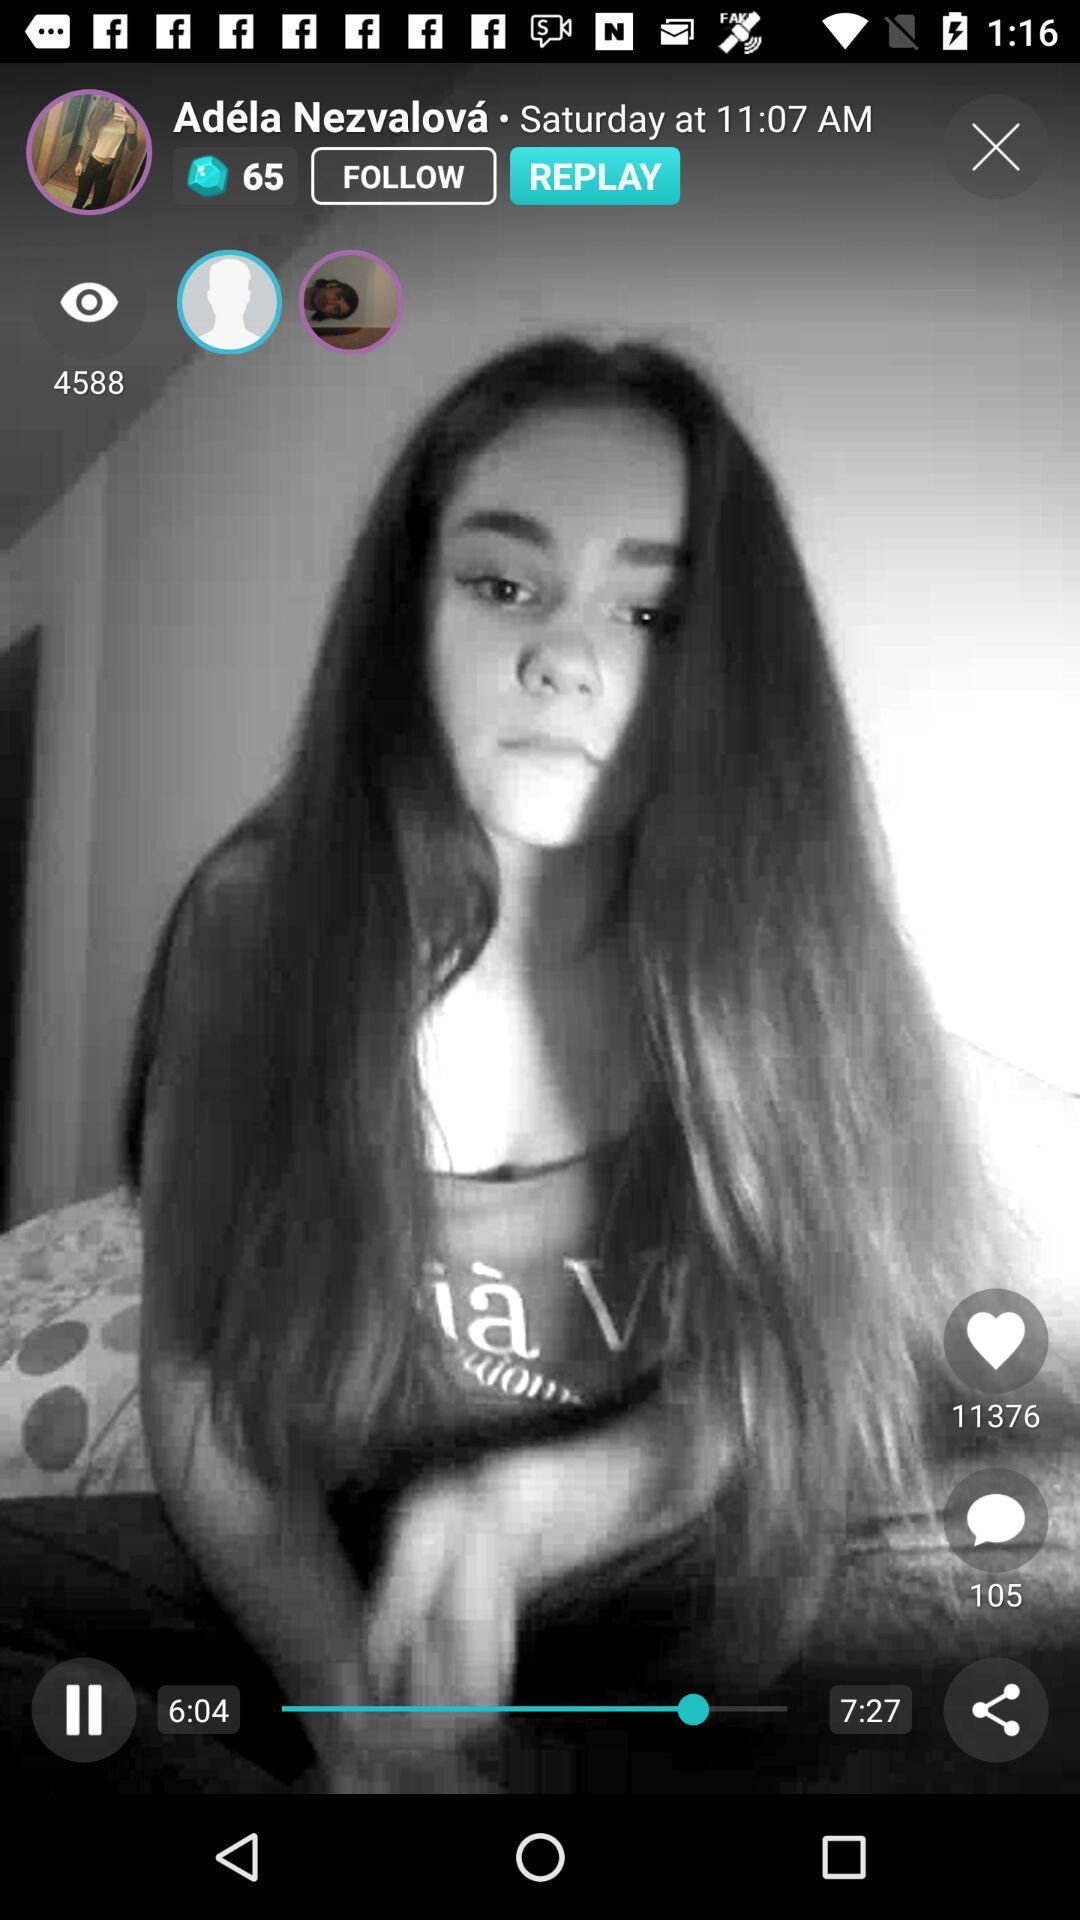 The image size is (1080, 1920). I want to click on the close icon, so click(995, 146).